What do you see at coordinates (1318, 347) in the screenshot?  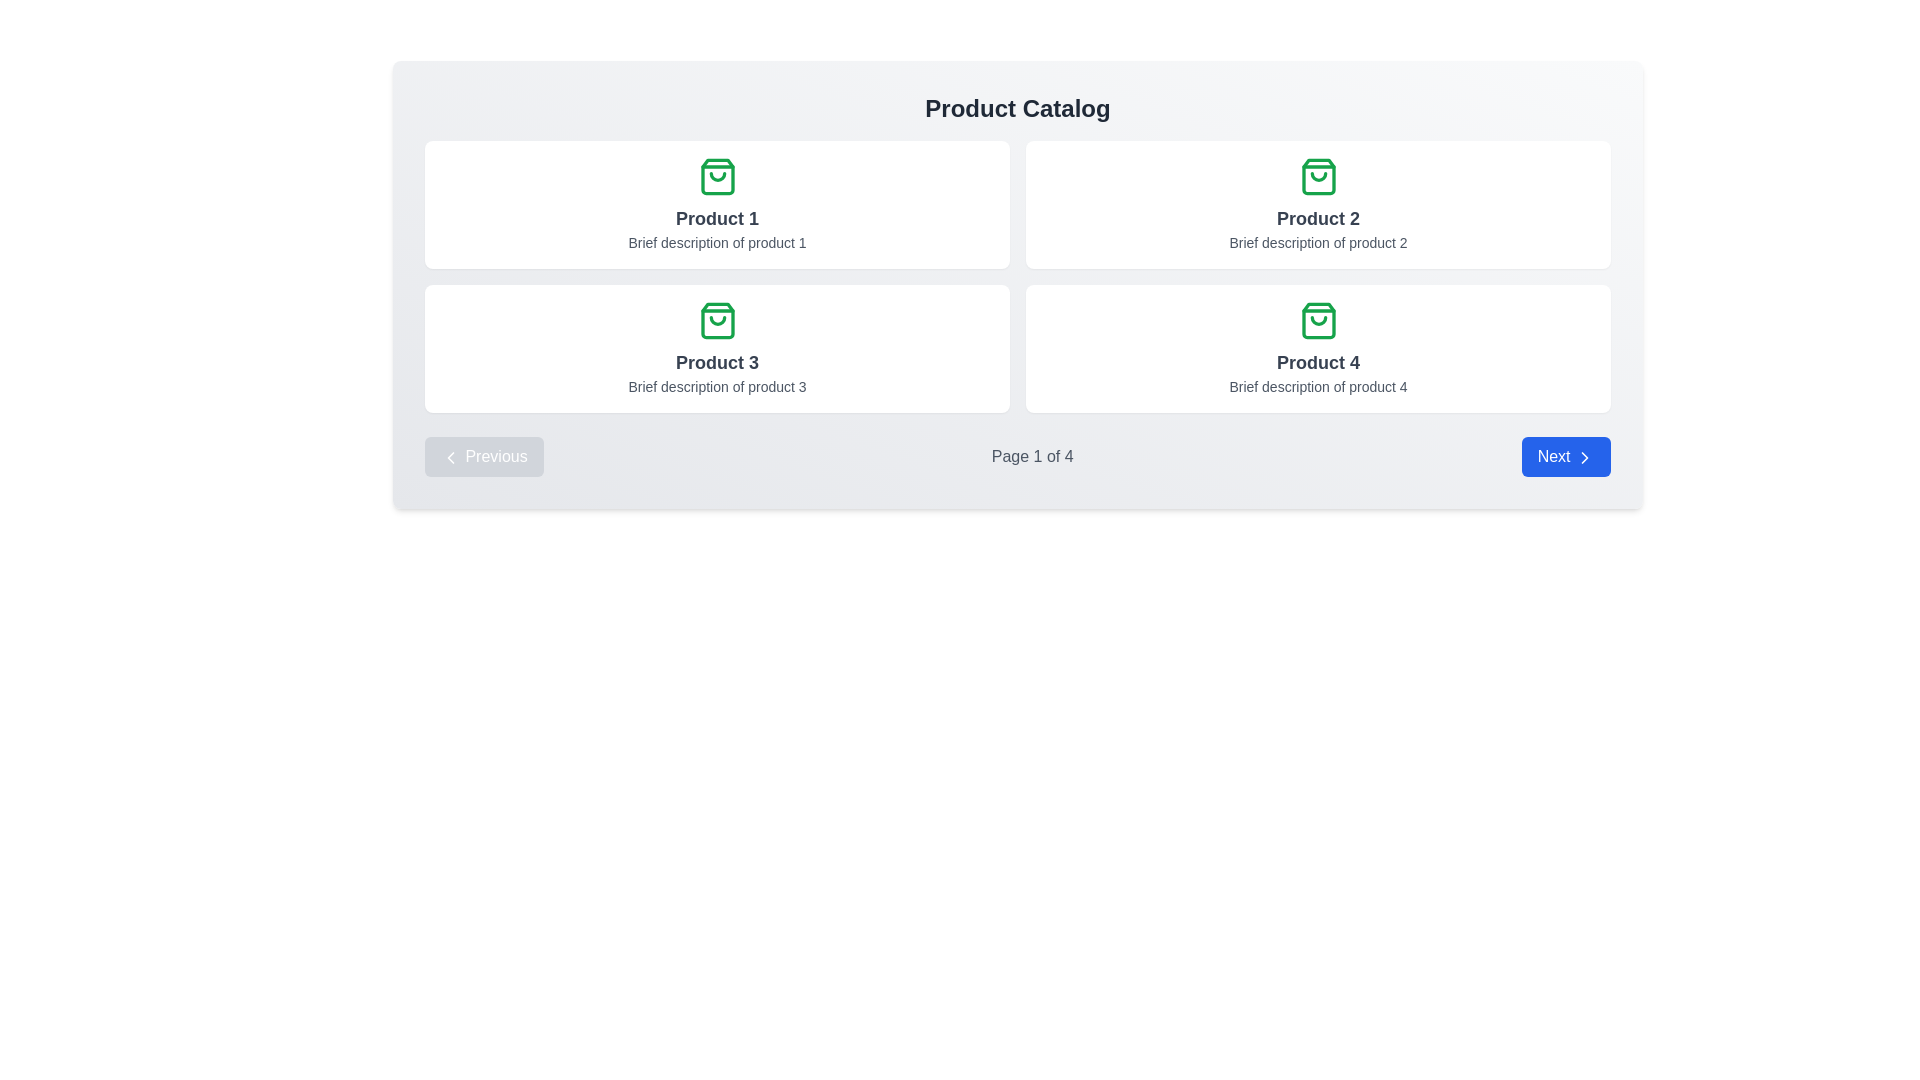 I see `the product card located in the bottom-right corner of the 2x2 grid layout` at bounding box center [1318, 347].